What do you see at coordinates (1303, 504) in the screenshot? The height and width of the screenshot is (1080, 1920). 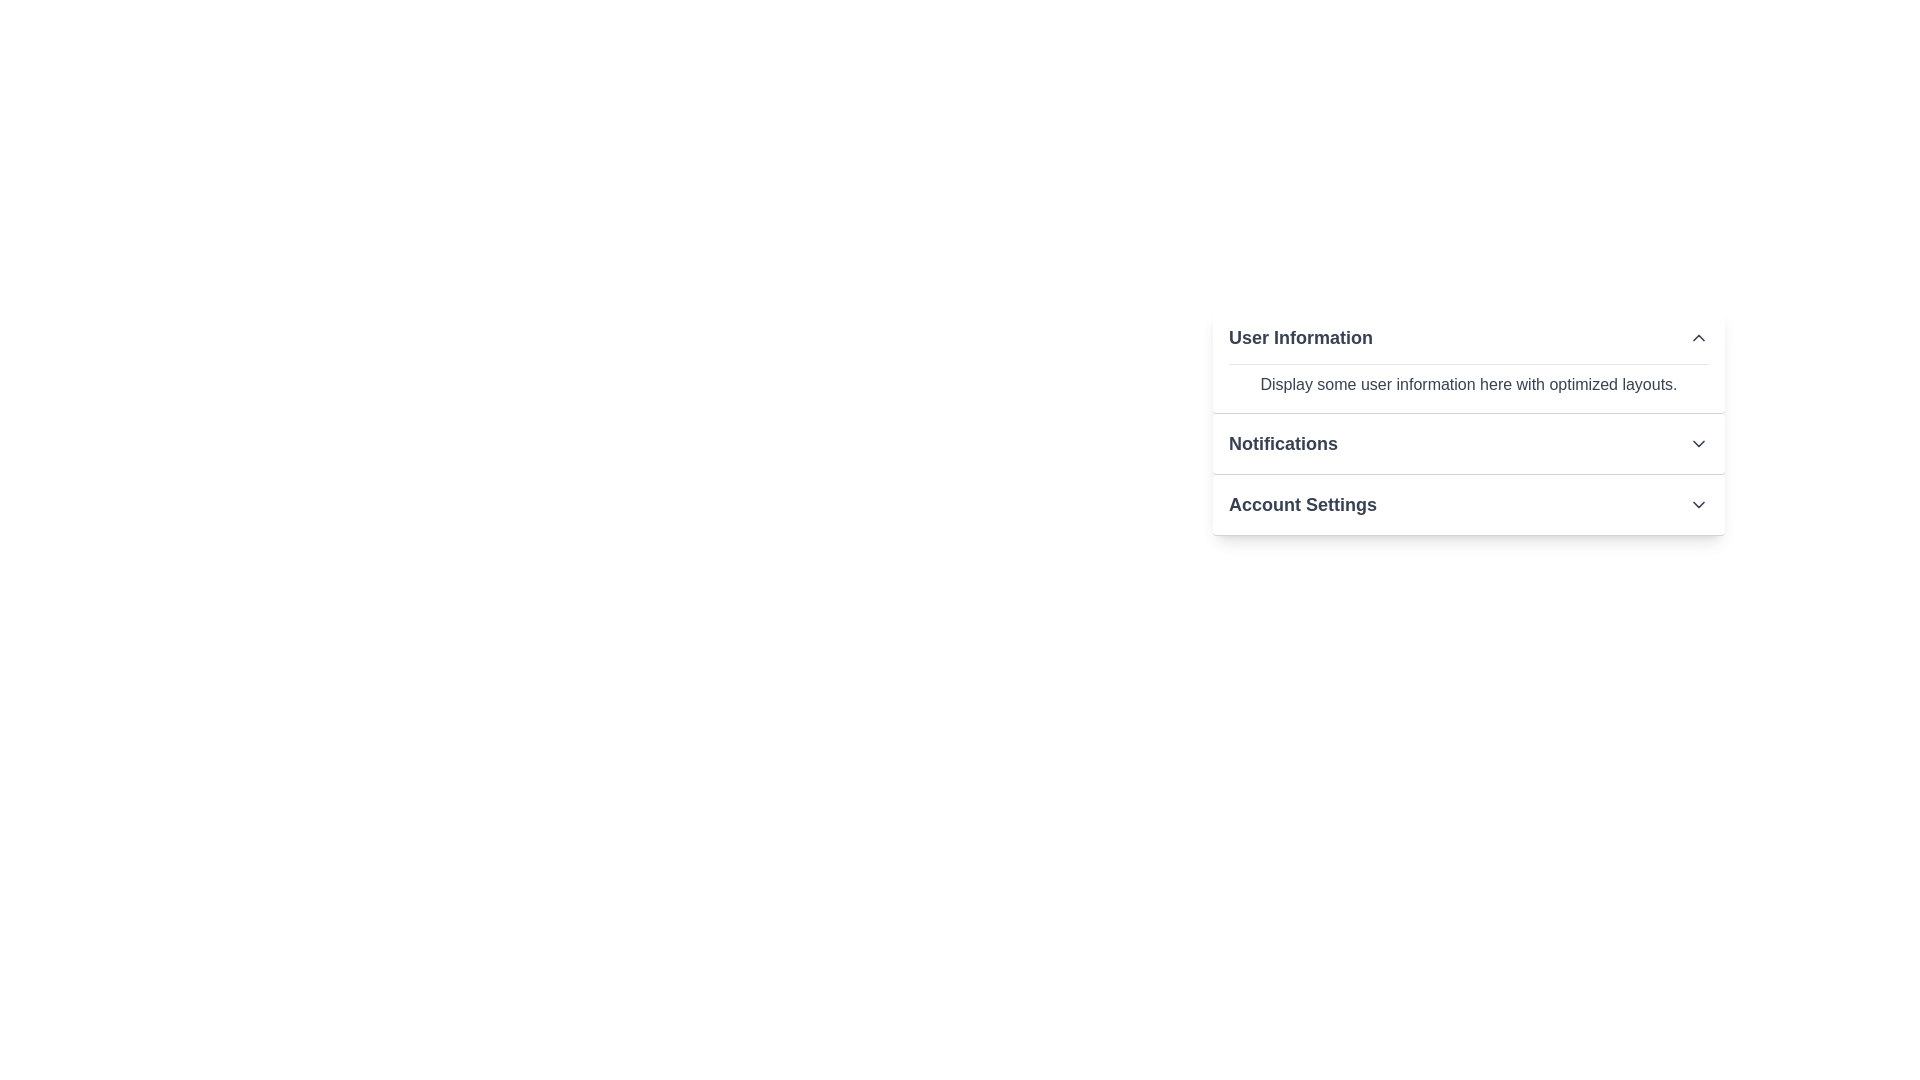 I see `the 'Account Settings' text label, which is a prominent heading in bold dark gray located near the bottom of the list of sections, directly below the 'Notifications' section` at bounding box center [1303, 504].